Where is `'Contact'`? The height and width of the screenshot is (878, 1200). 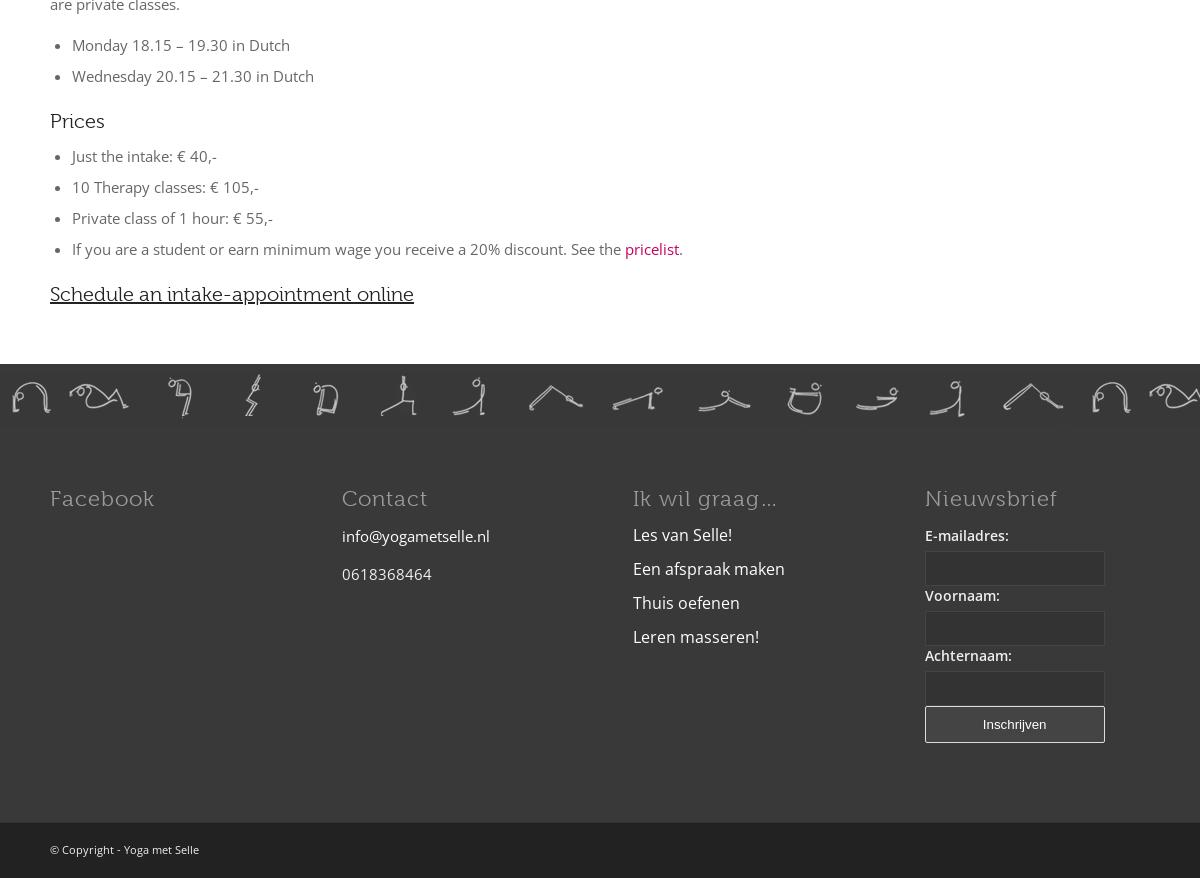
'Contact' is located at coordinates (341, 498).